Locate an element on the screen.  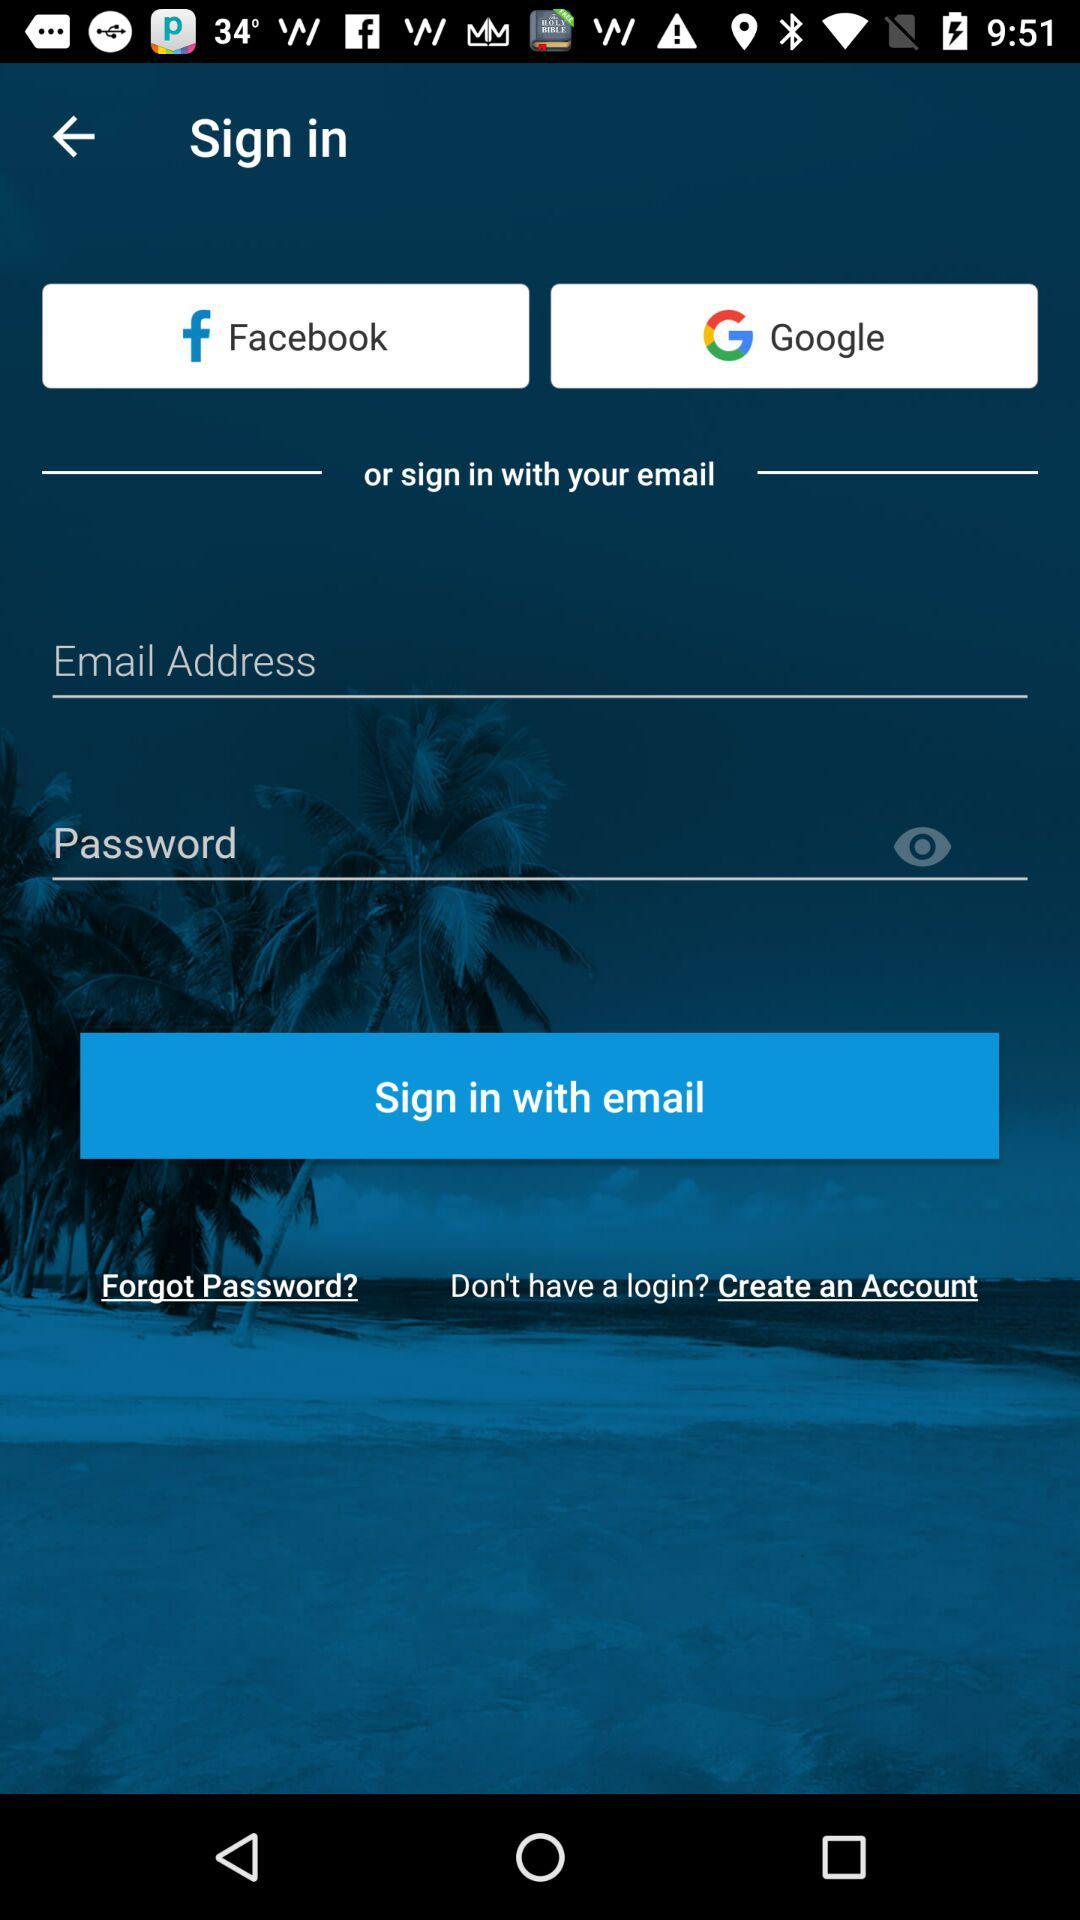
email address is located at coordinates (540, 662).